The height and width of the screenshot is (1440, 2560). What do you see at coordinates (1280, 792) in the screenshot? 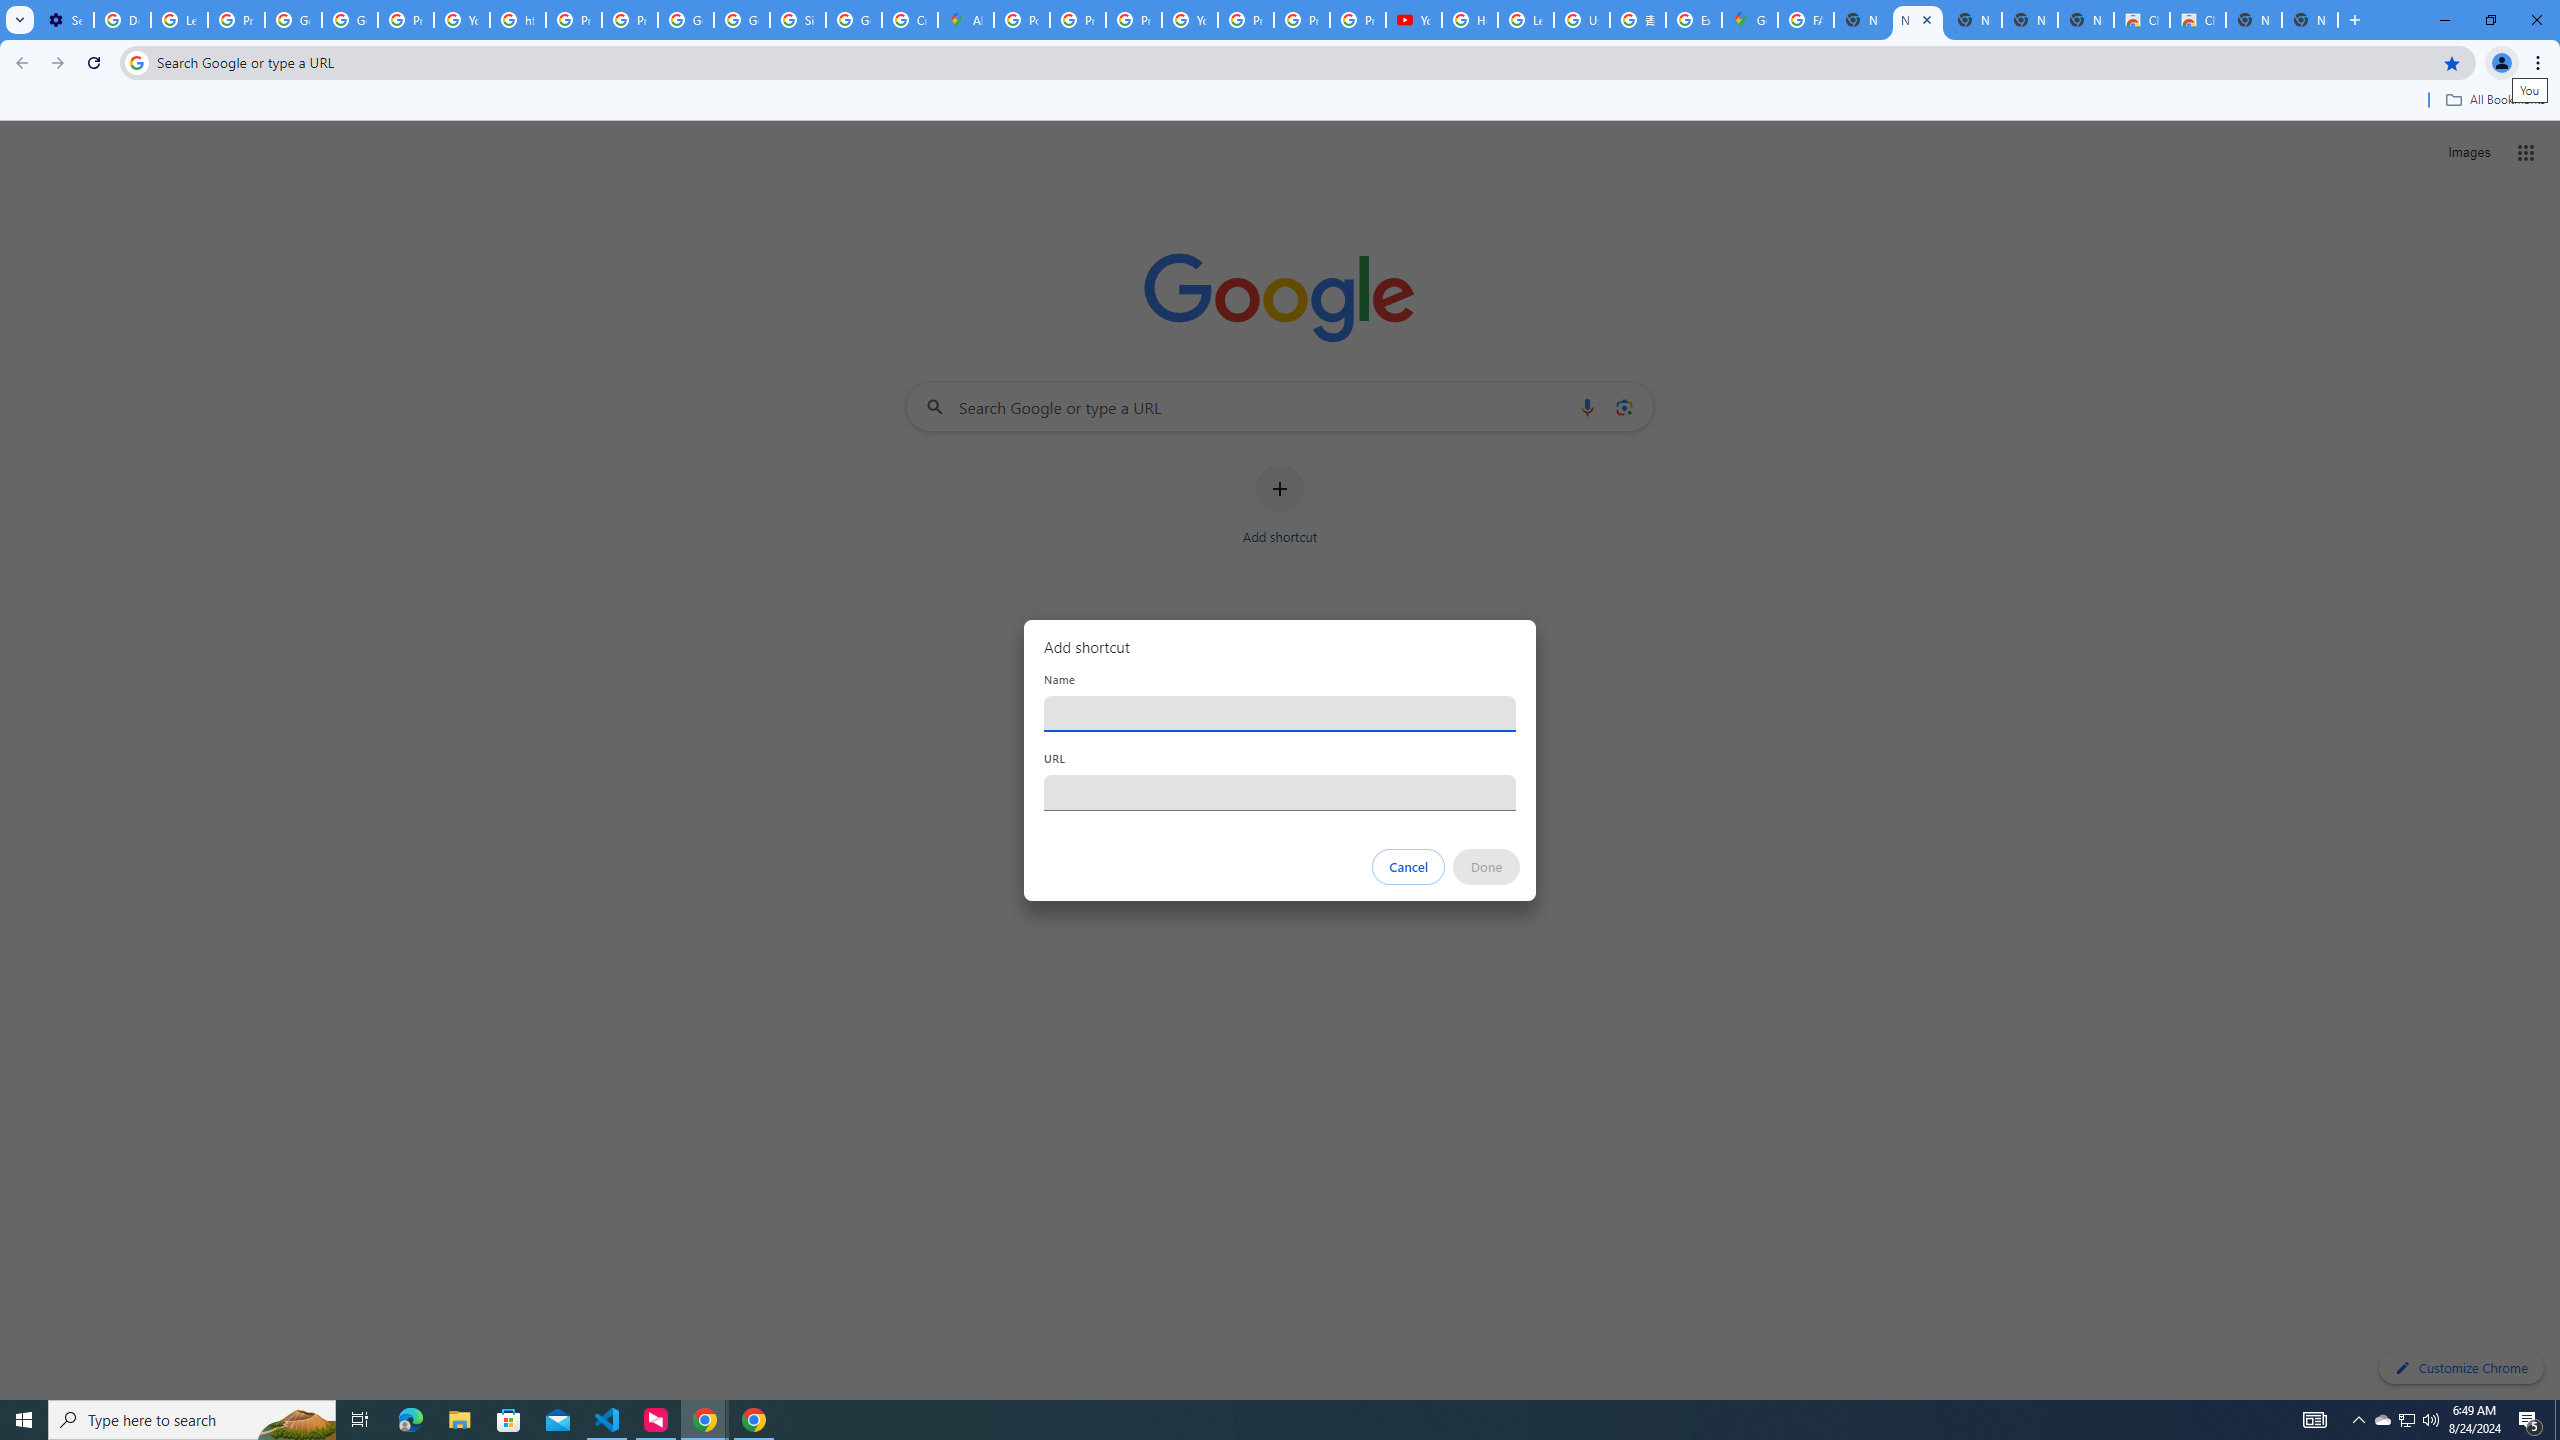
I see `'URL'` at bounding box center [1280, 792].